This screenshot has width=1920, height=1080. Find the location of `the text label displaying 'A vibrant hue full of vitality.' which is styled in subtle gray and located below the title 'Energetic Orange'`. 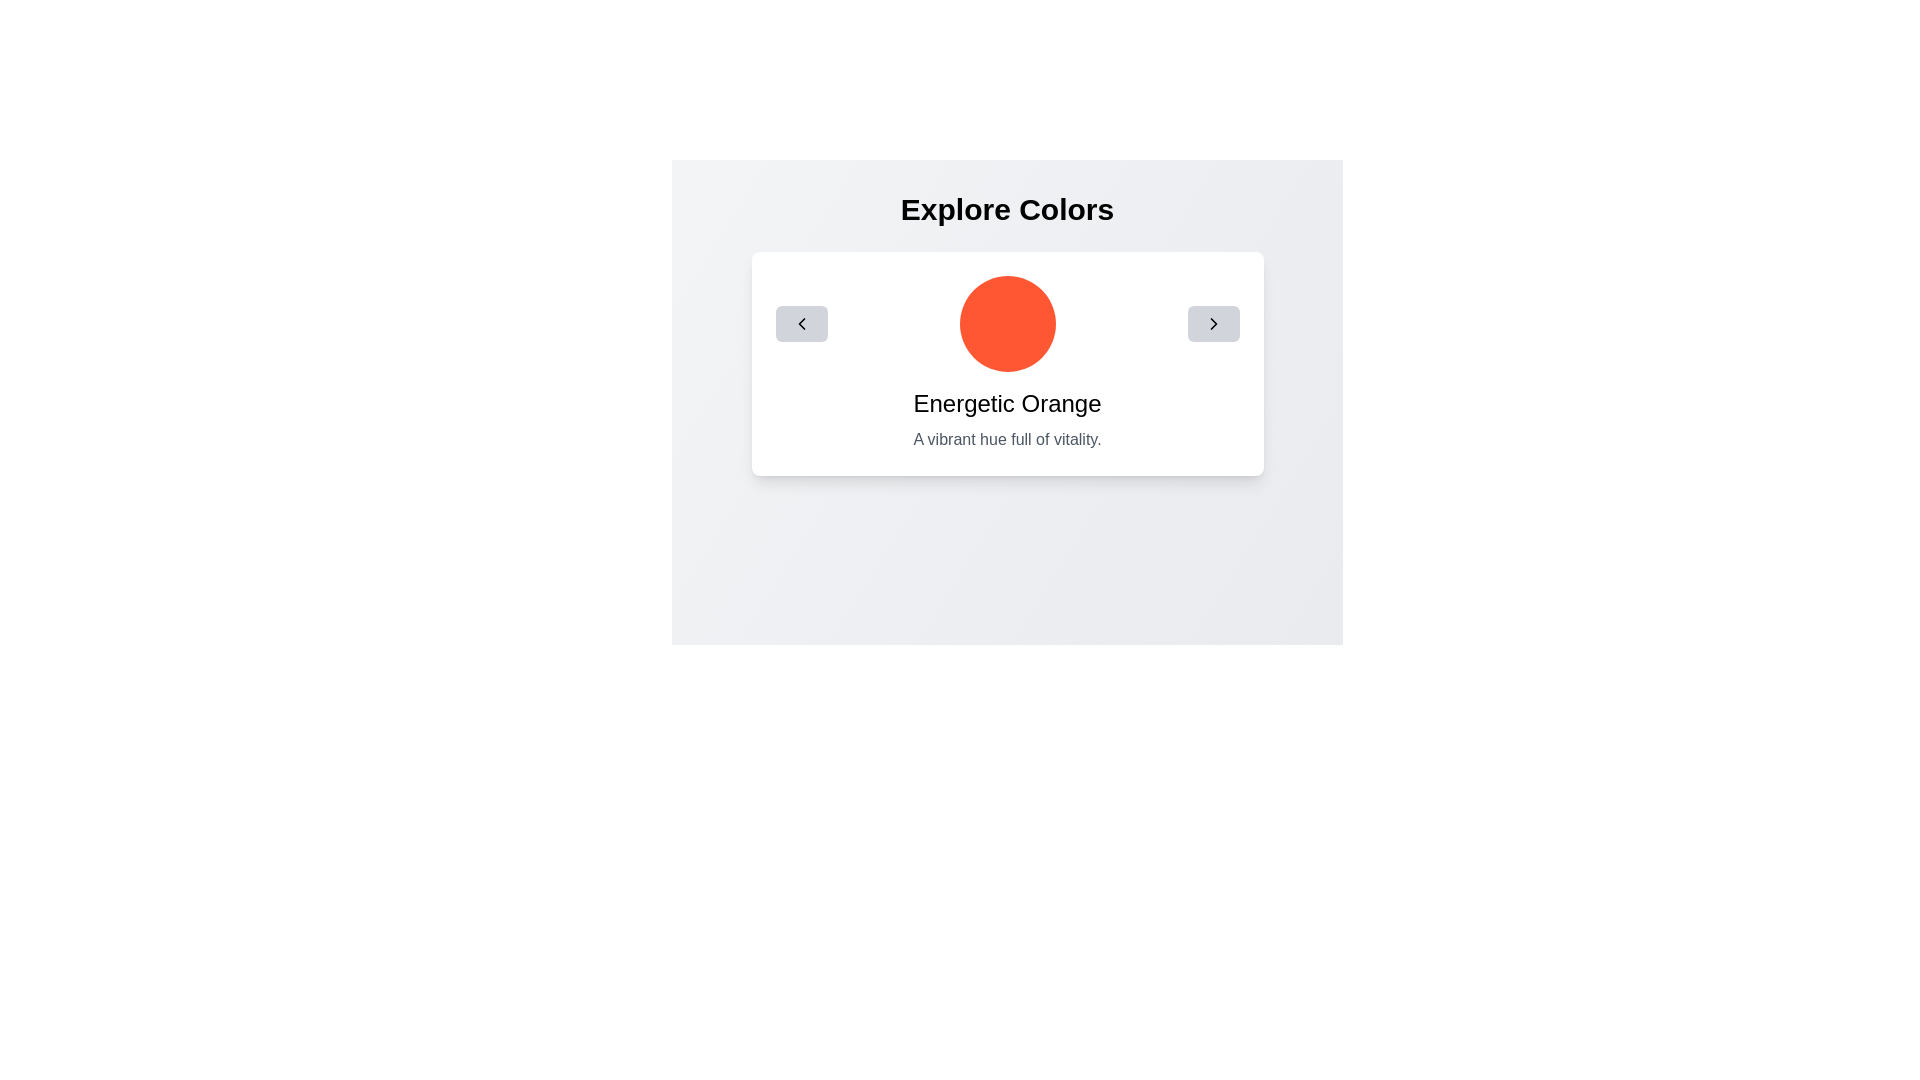

the text label displaying 'A vibrant hue full of vitality.' which is styled in subtle gray and located below the title 'Energetic Orange' is located at coordinates (1007, 438).